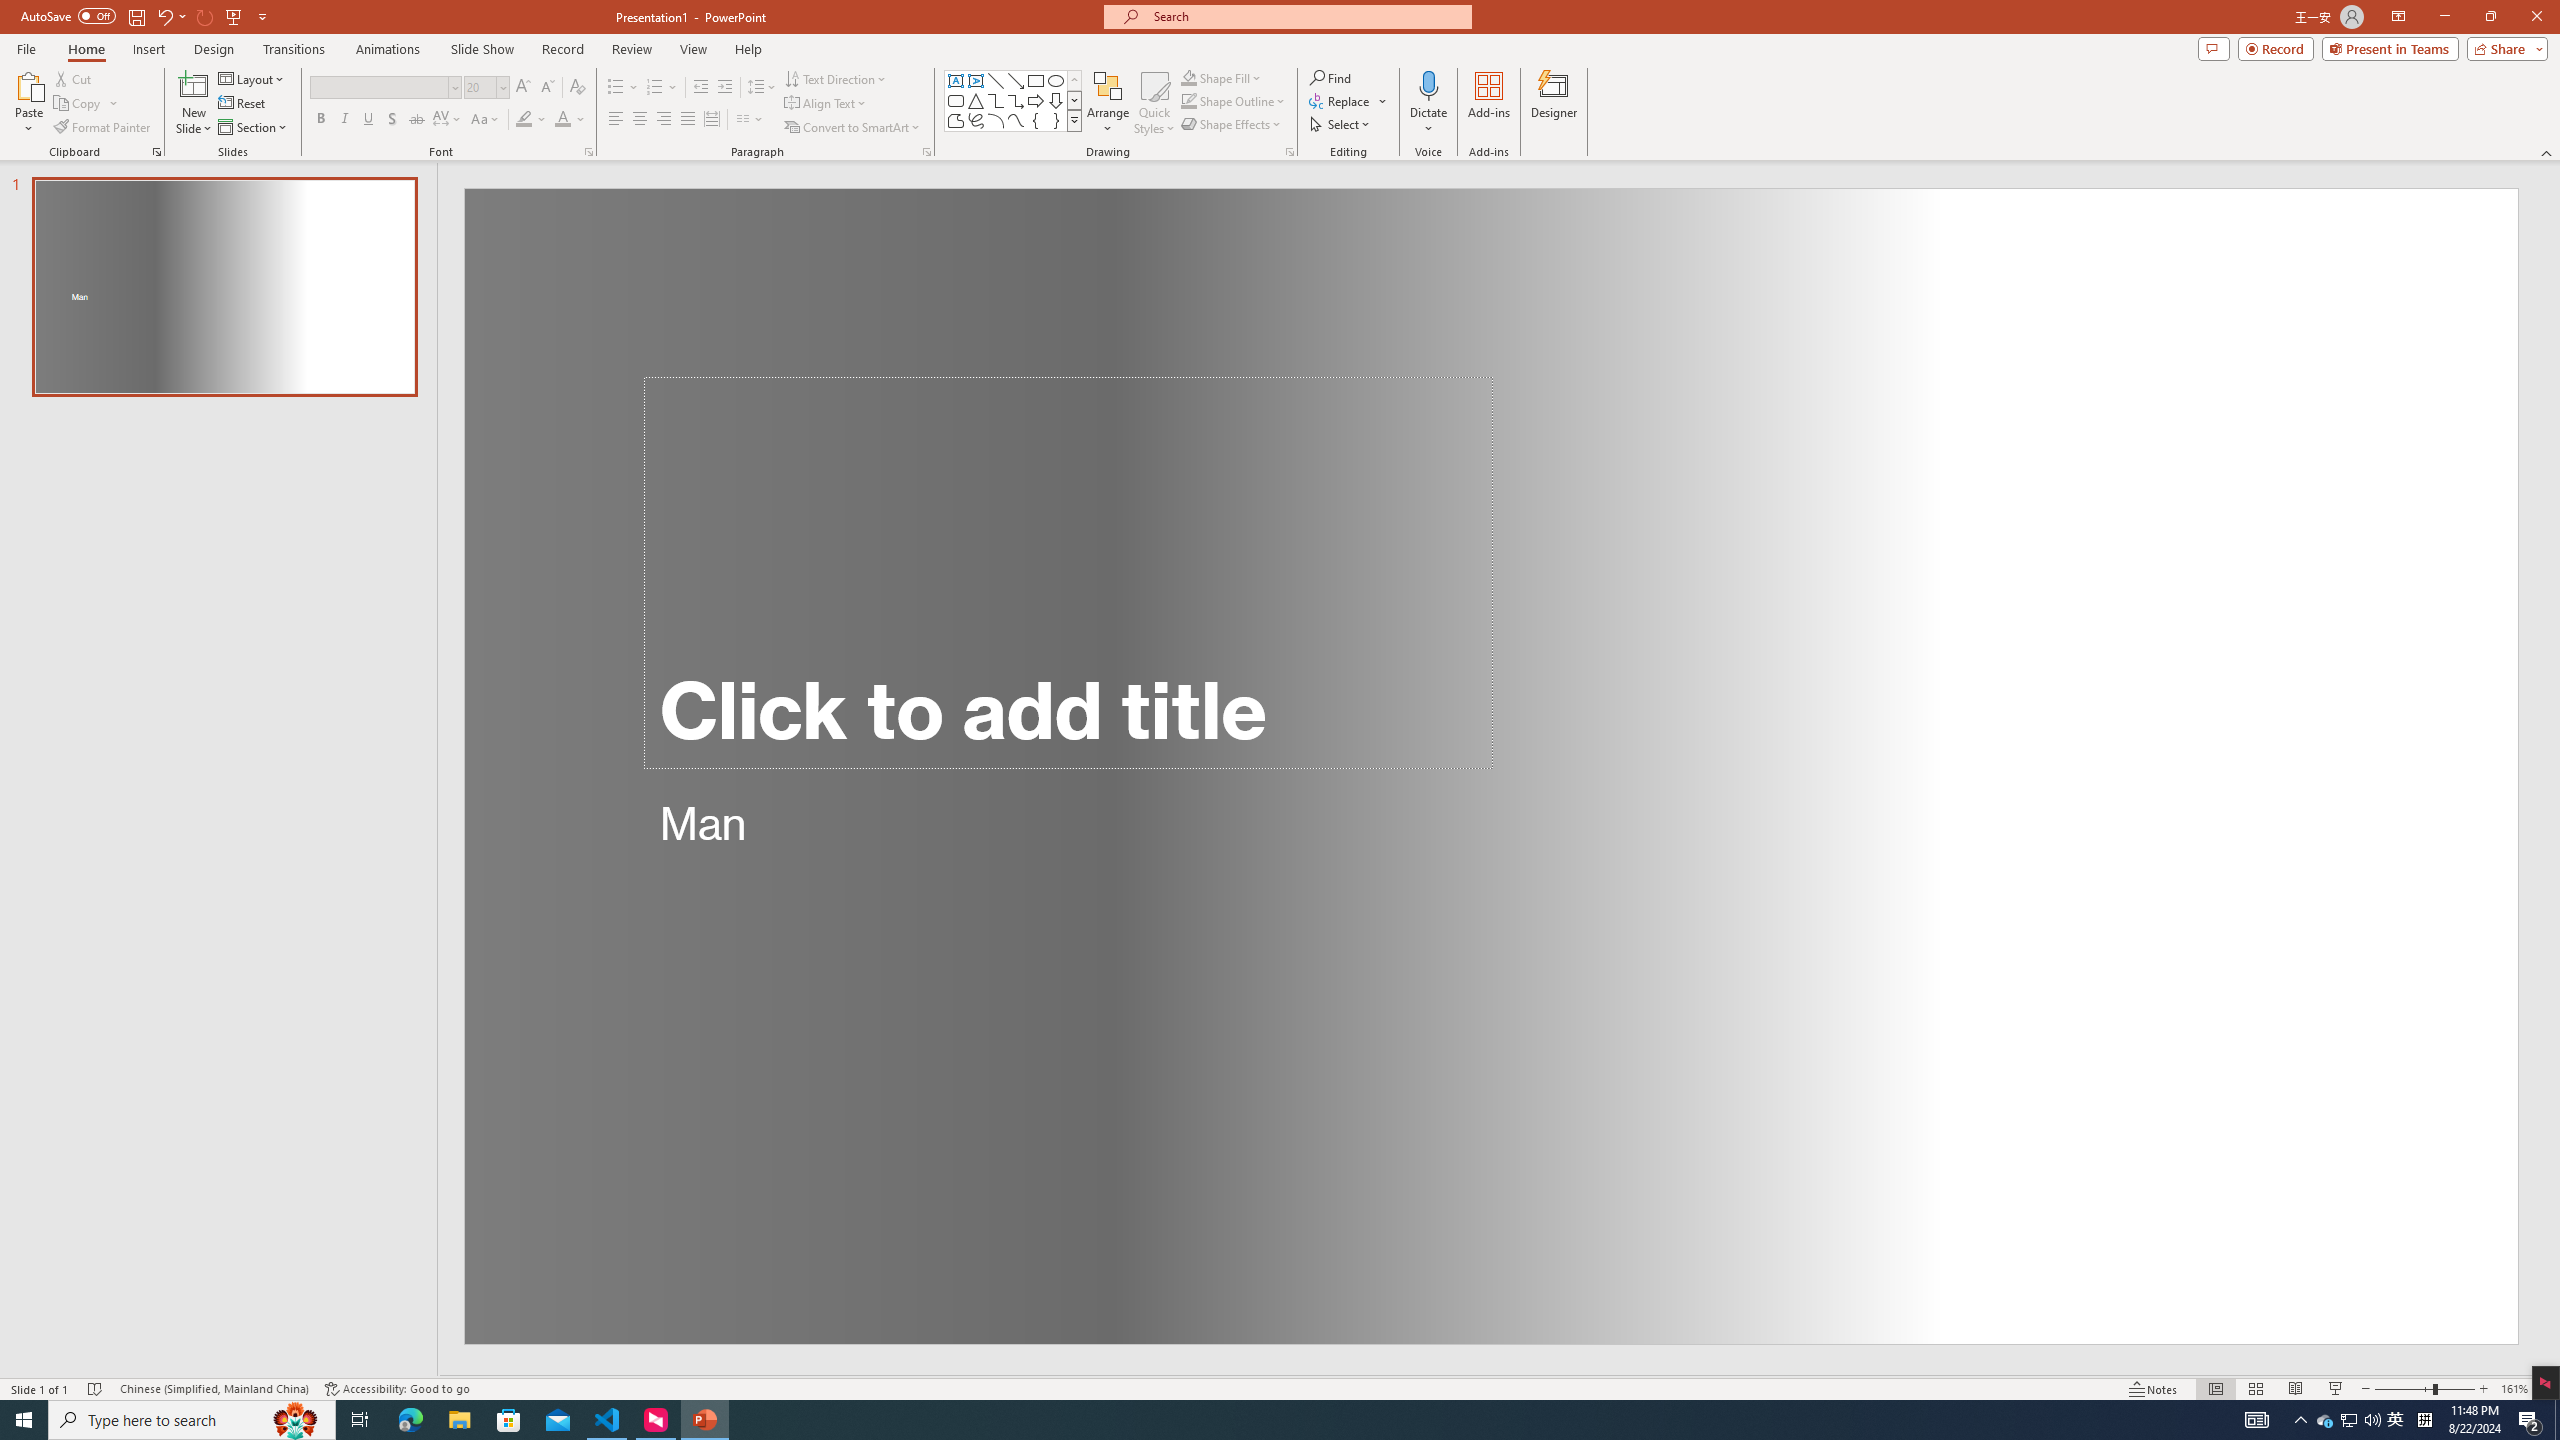 Image resolution: width=2560 pixels, height=1440 pixels. Describe the element at coordinates (2390, 47) in the screenshot. I see `'Present in Teams'` at that location.